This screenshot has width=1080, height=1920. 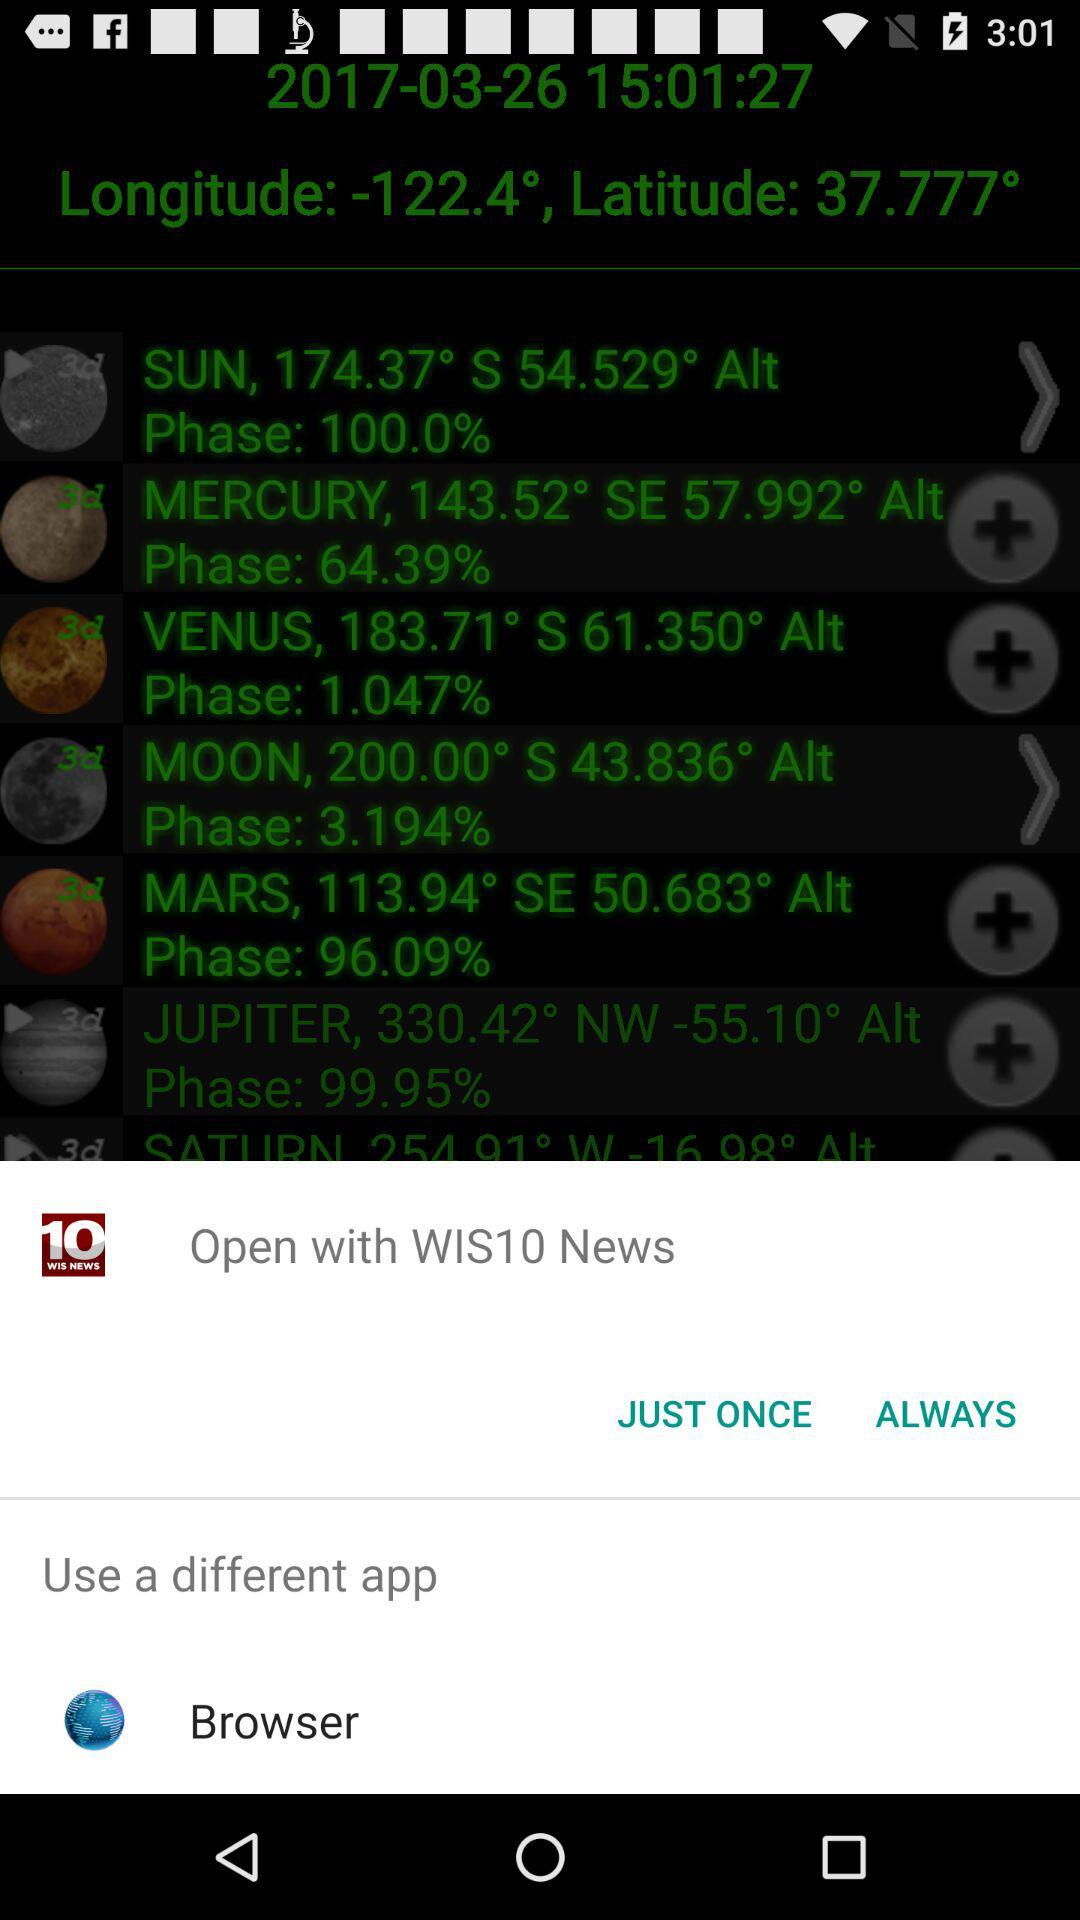 I want to click on use a different icon, so click(x=540, y=1572).